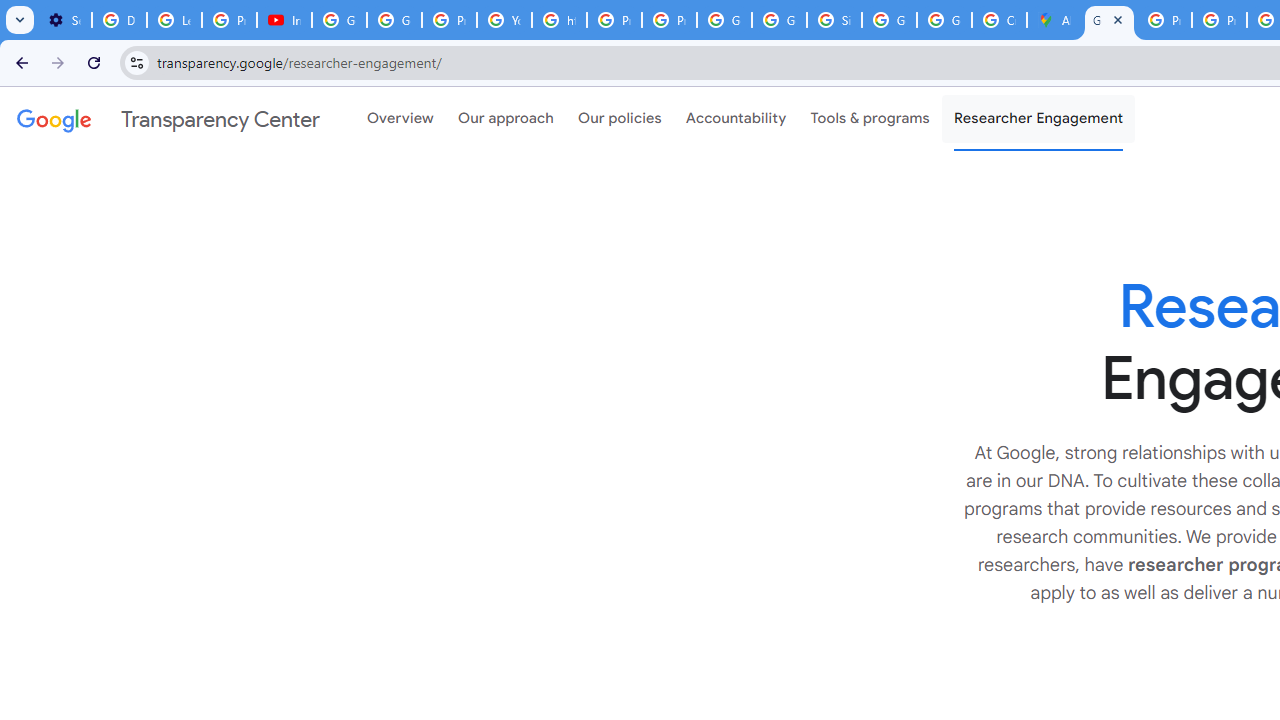 The image size is (1280, 720). What do you see at coordinates (1108, 20) in the screenshot?
I see `'Google Researcher Engagement - Transparency Center'` at bounding box center [1108, 20].